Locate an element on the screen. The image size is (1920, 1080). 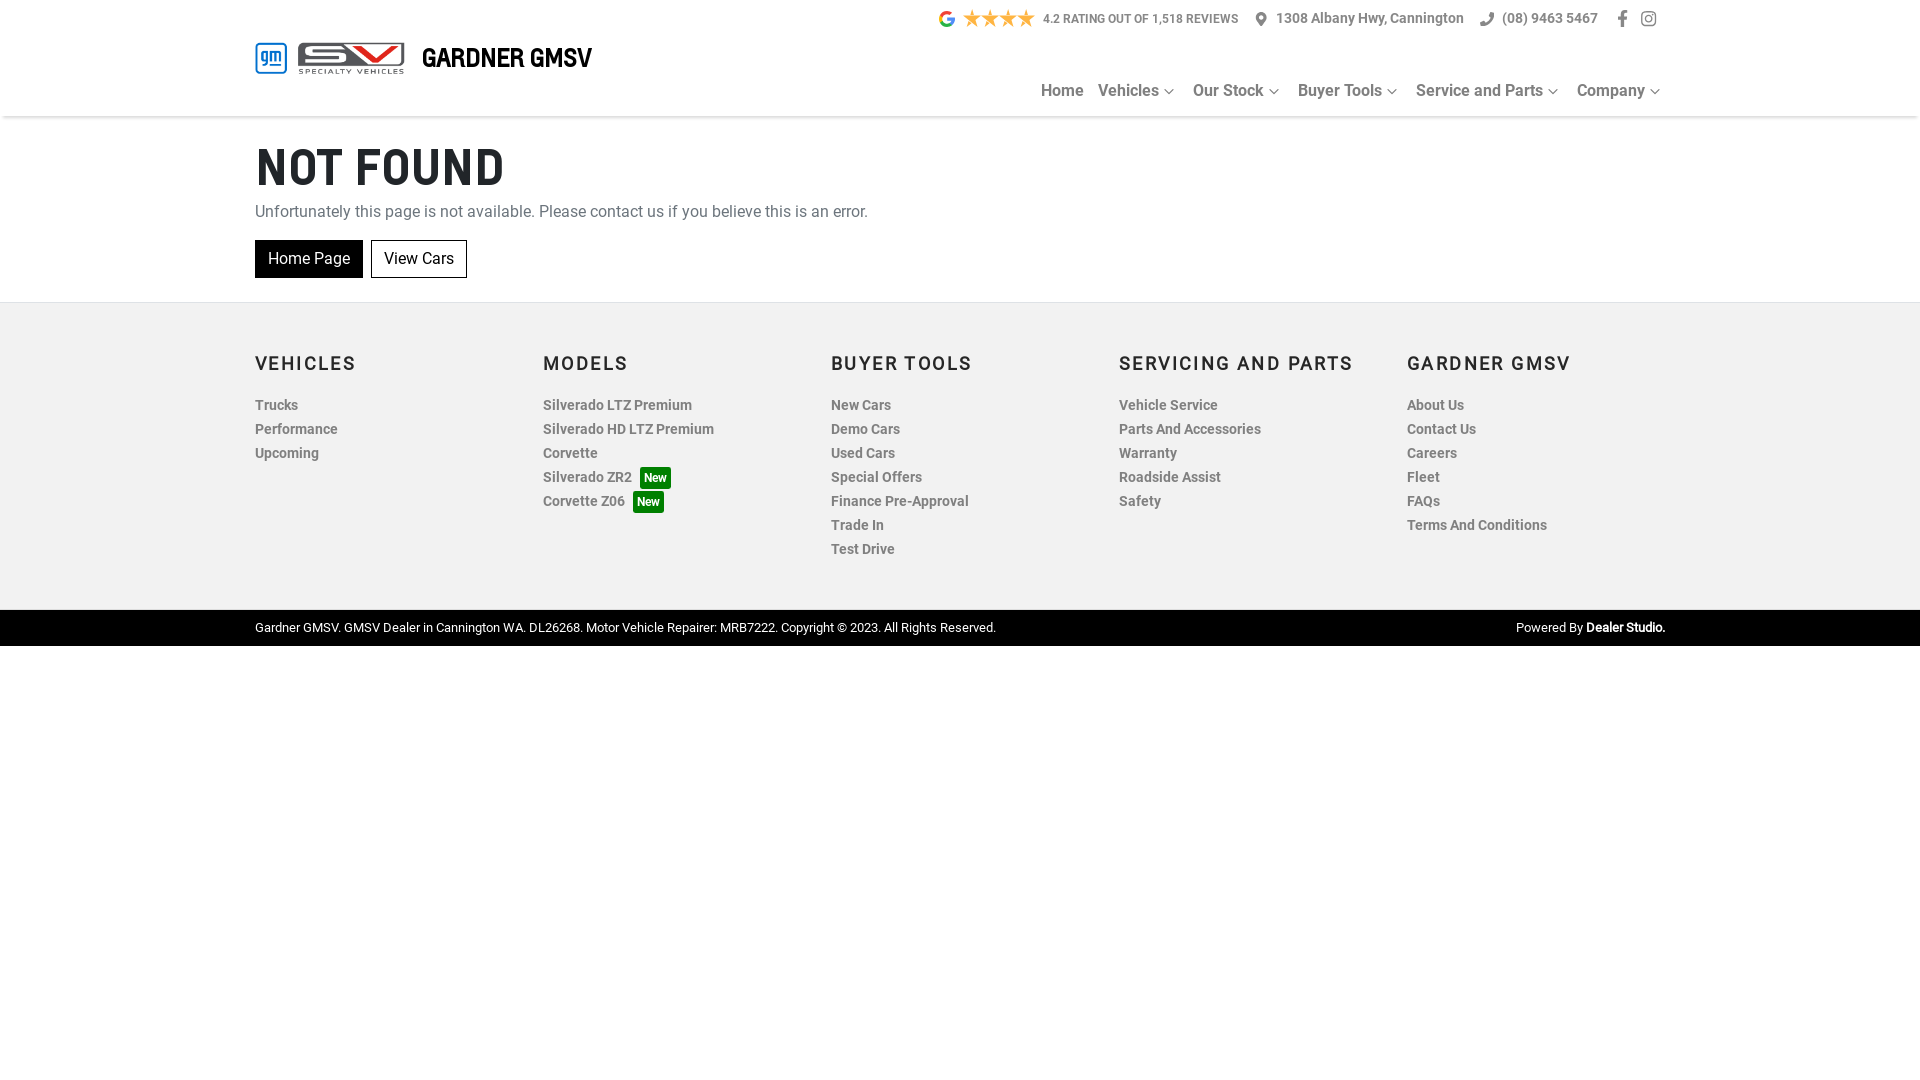
'Dealer Studio.' is located at coordinates (1625, 626).